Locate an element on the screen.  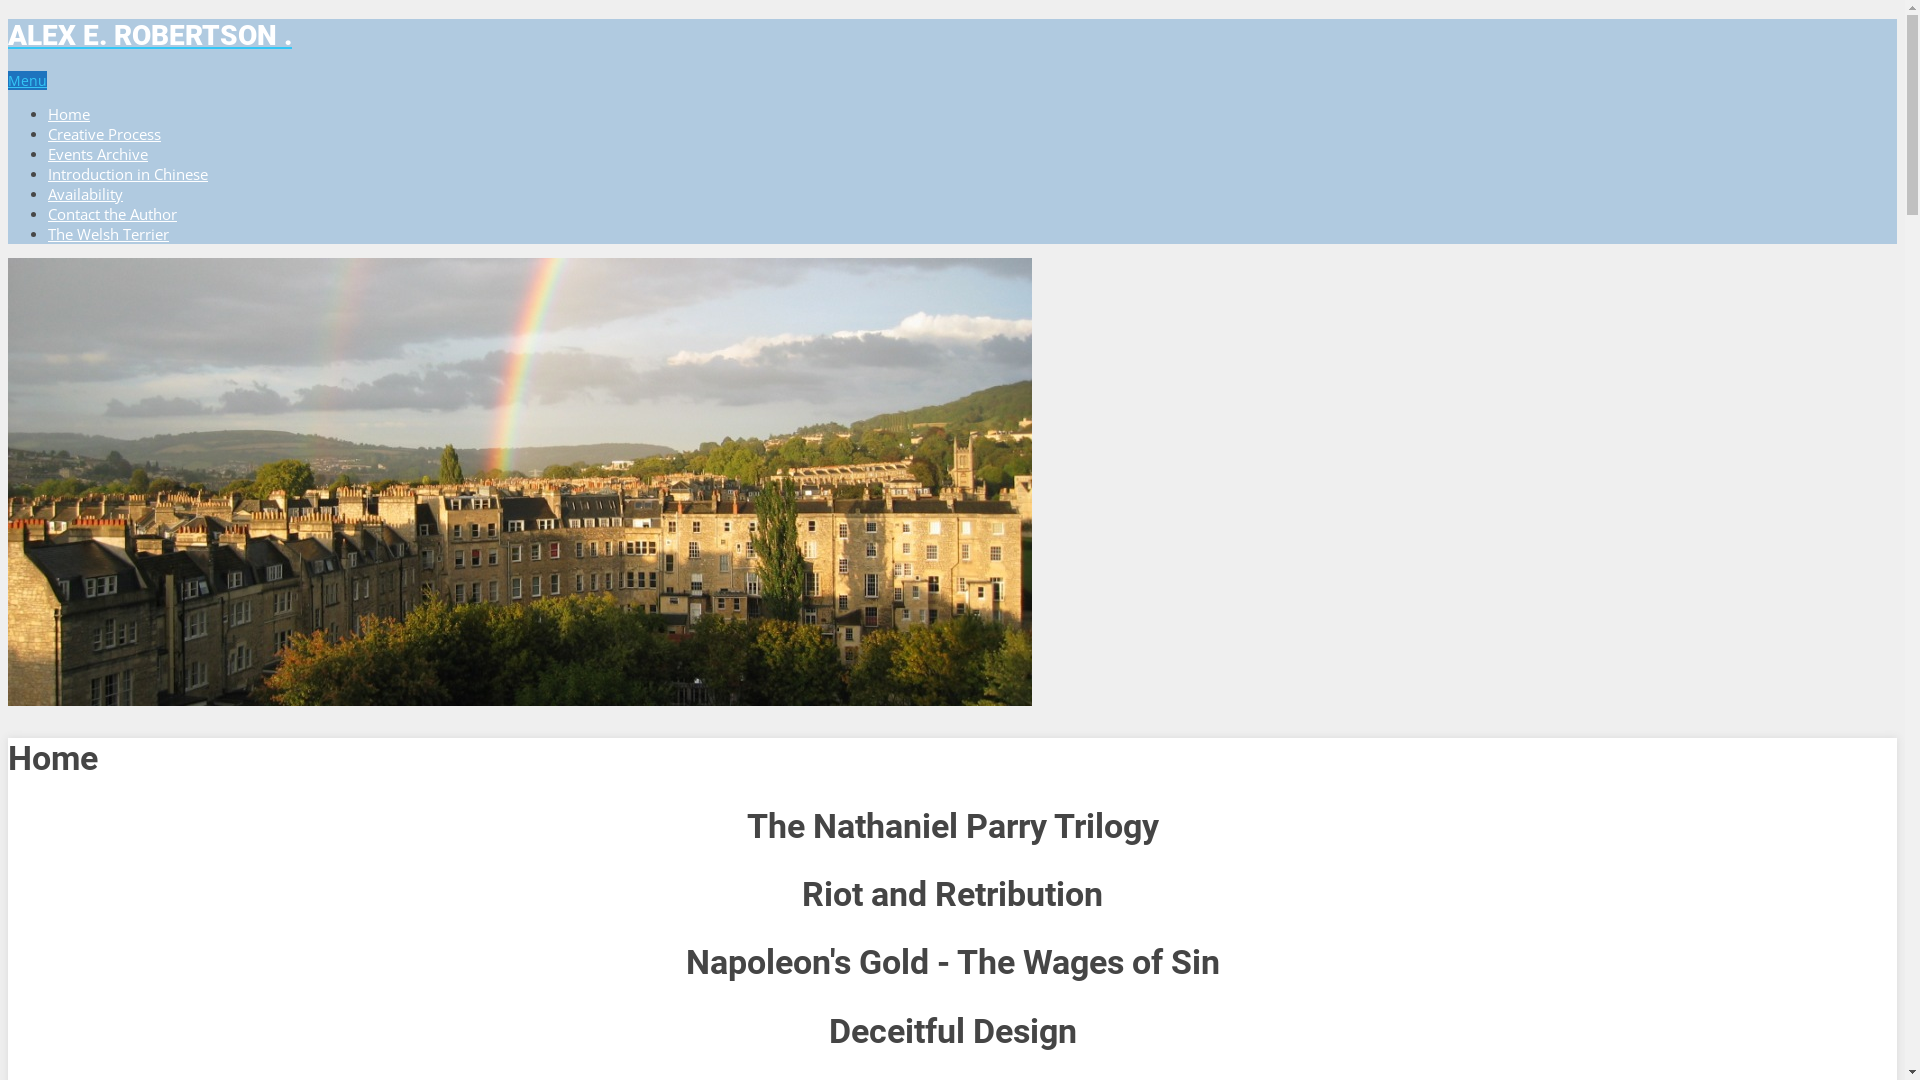
'Menu' is located at coordinates (27, 78).